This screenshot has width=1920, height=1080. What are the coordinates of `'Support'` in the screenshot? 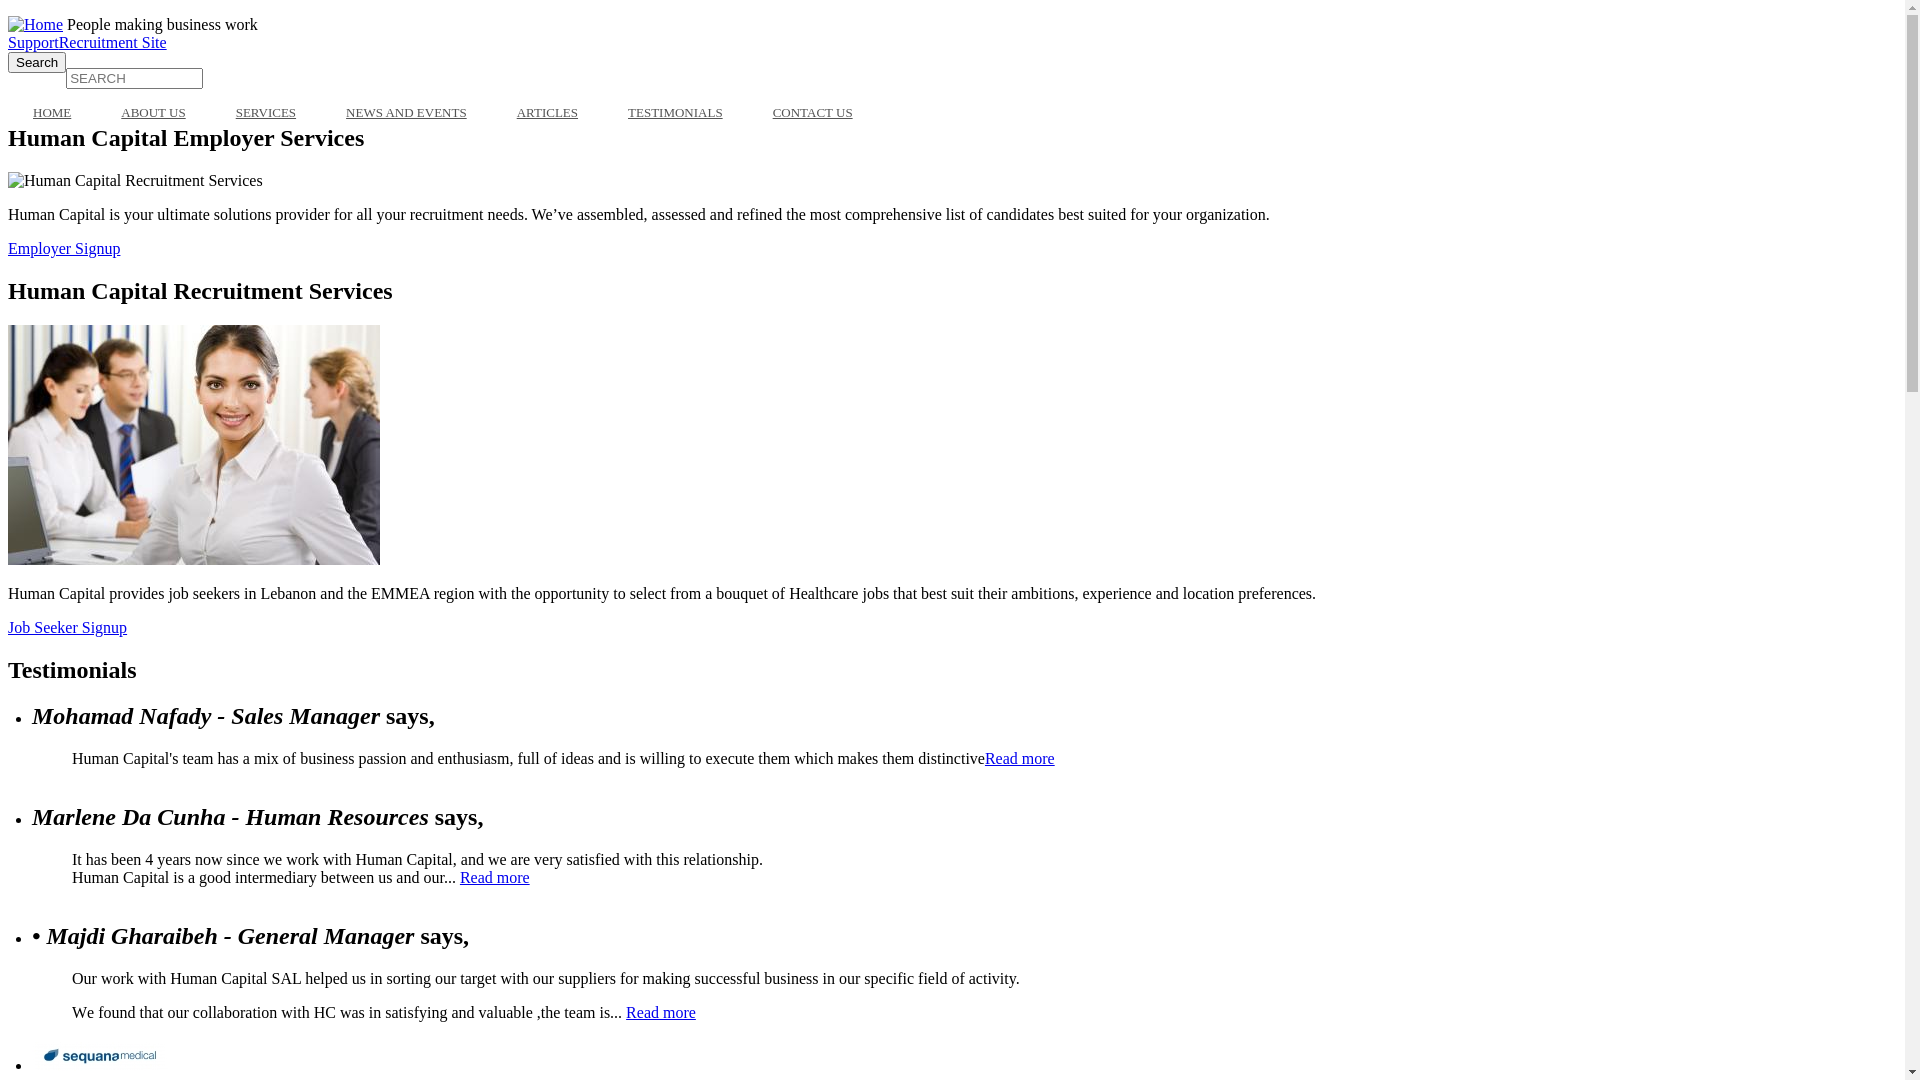 It's located at (33, 42).